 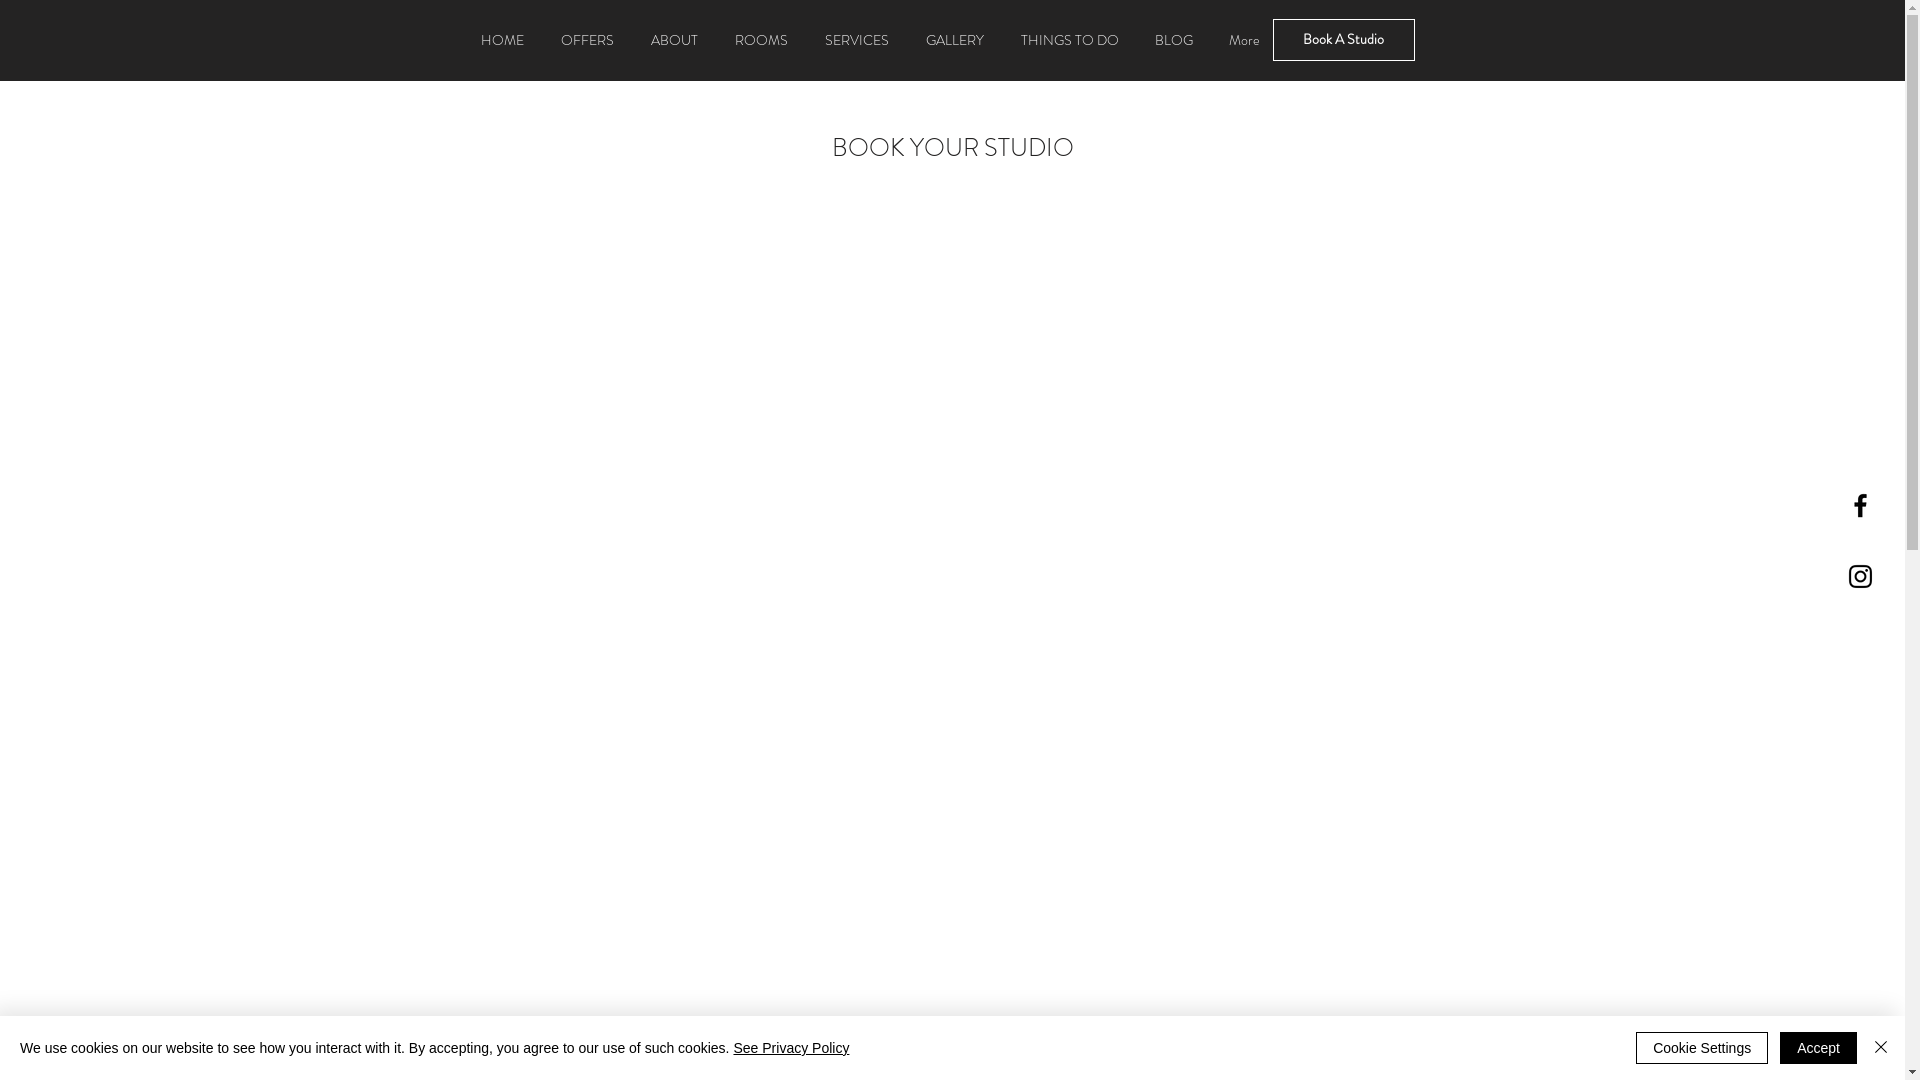 What do you see at coordinates (1068, 39) in the screenshot?
I see `'THINGS TO DO'` at bounding box center [1068, 39].